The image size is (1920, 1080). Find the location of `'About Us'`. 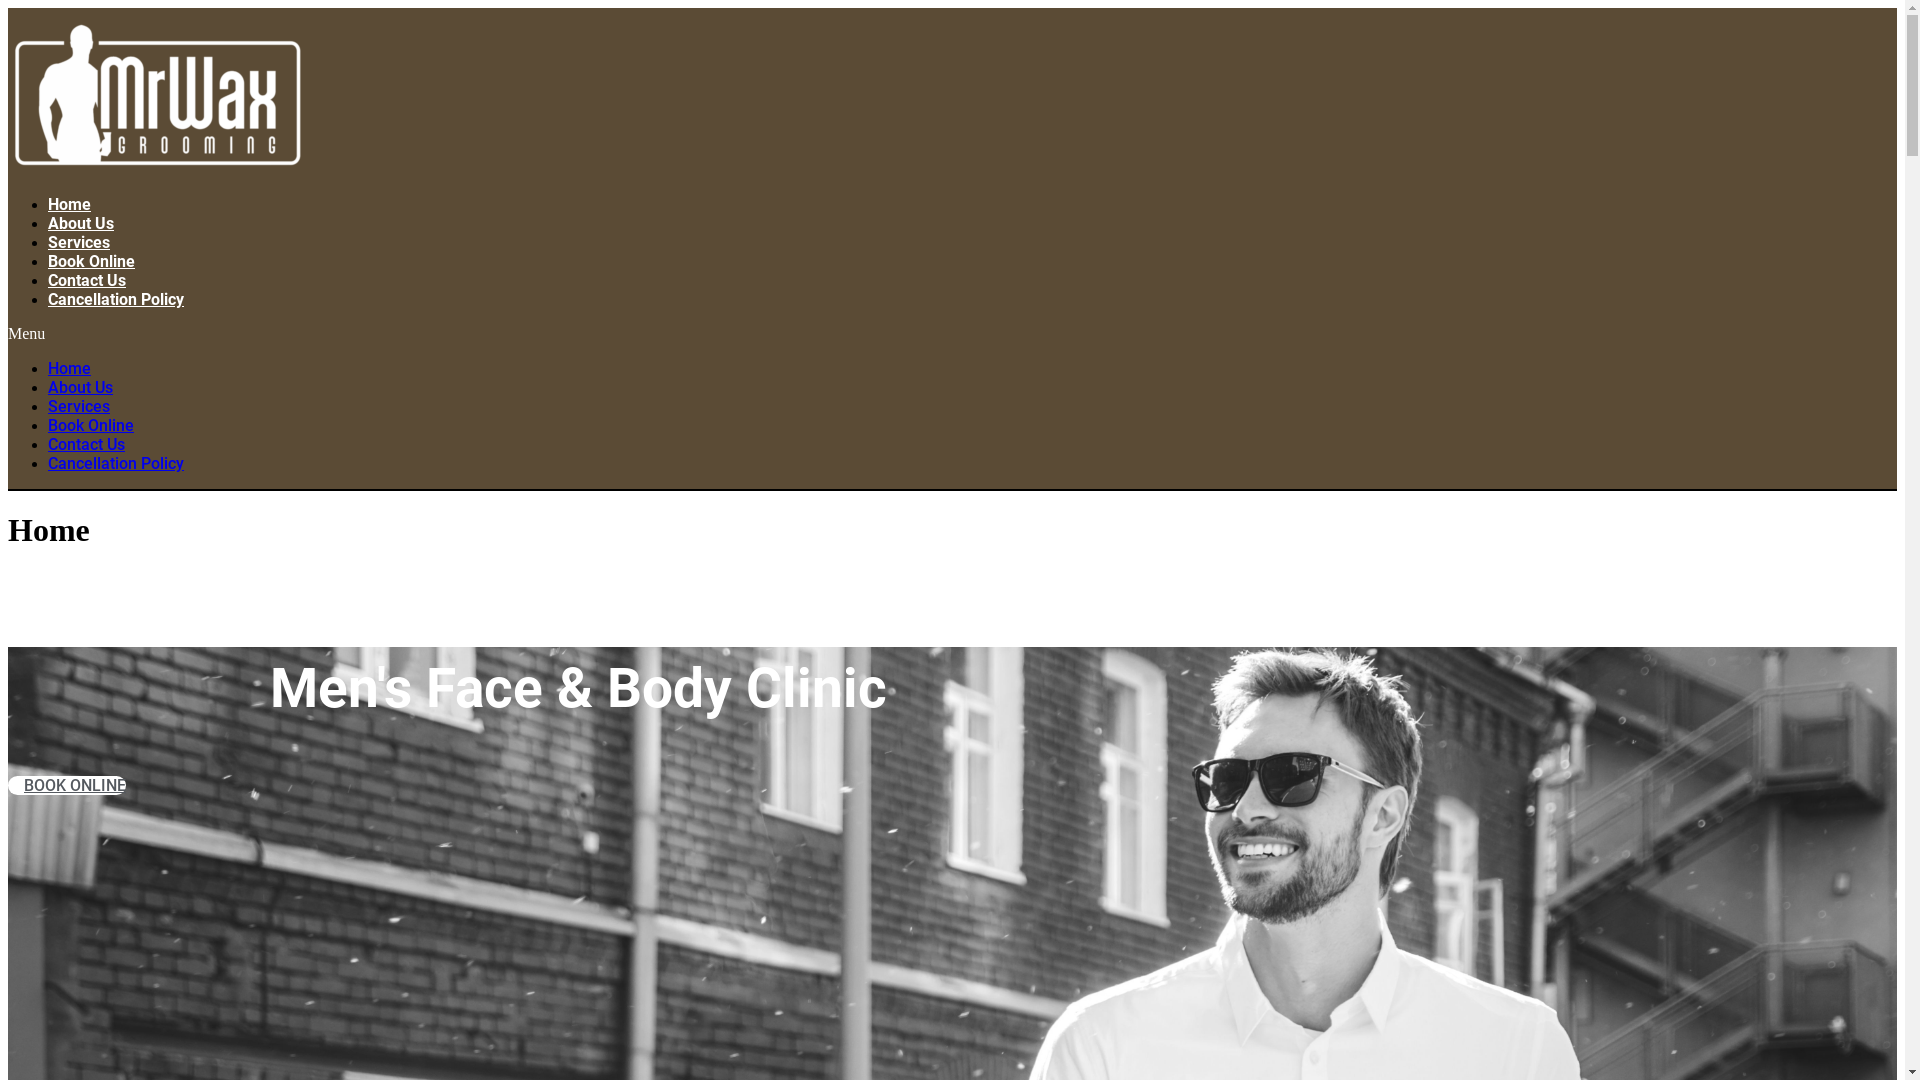

'About Us' is located at coordinates (80, 387).